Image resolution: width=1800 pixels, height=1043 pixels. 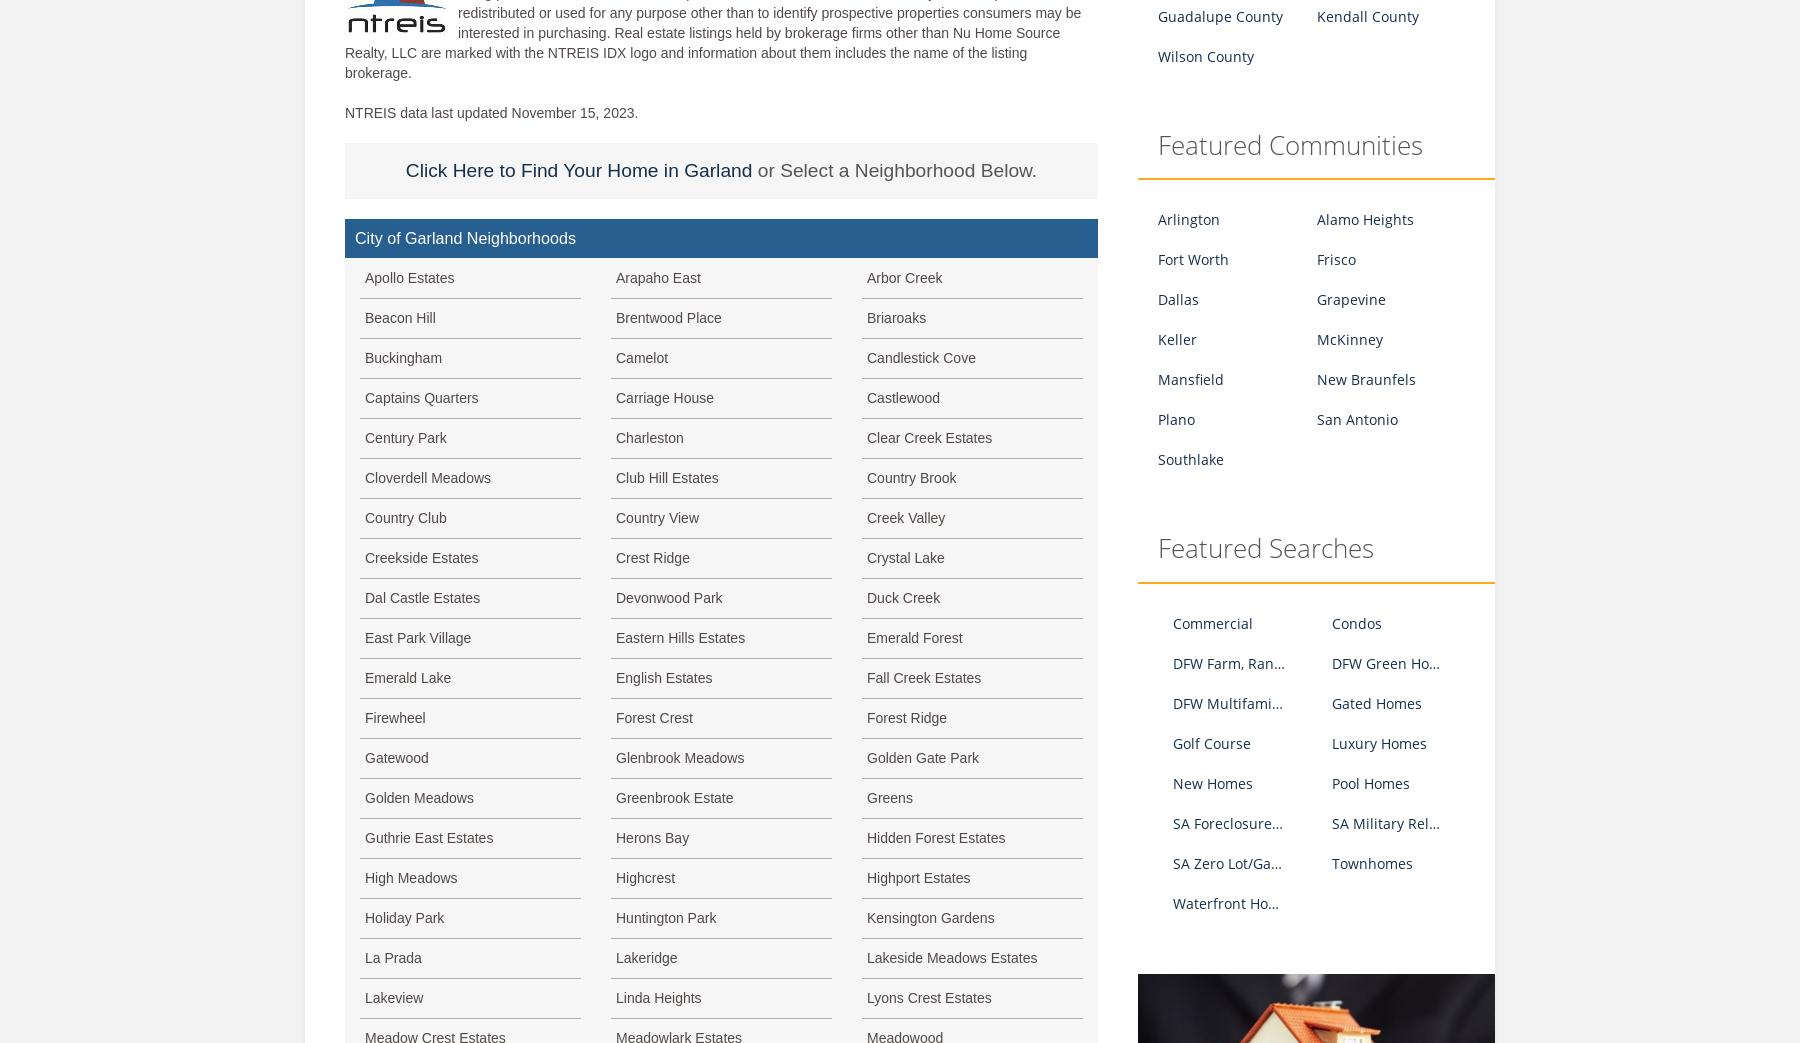 I want to click on 'Camelot', so click(x=642, y=356).